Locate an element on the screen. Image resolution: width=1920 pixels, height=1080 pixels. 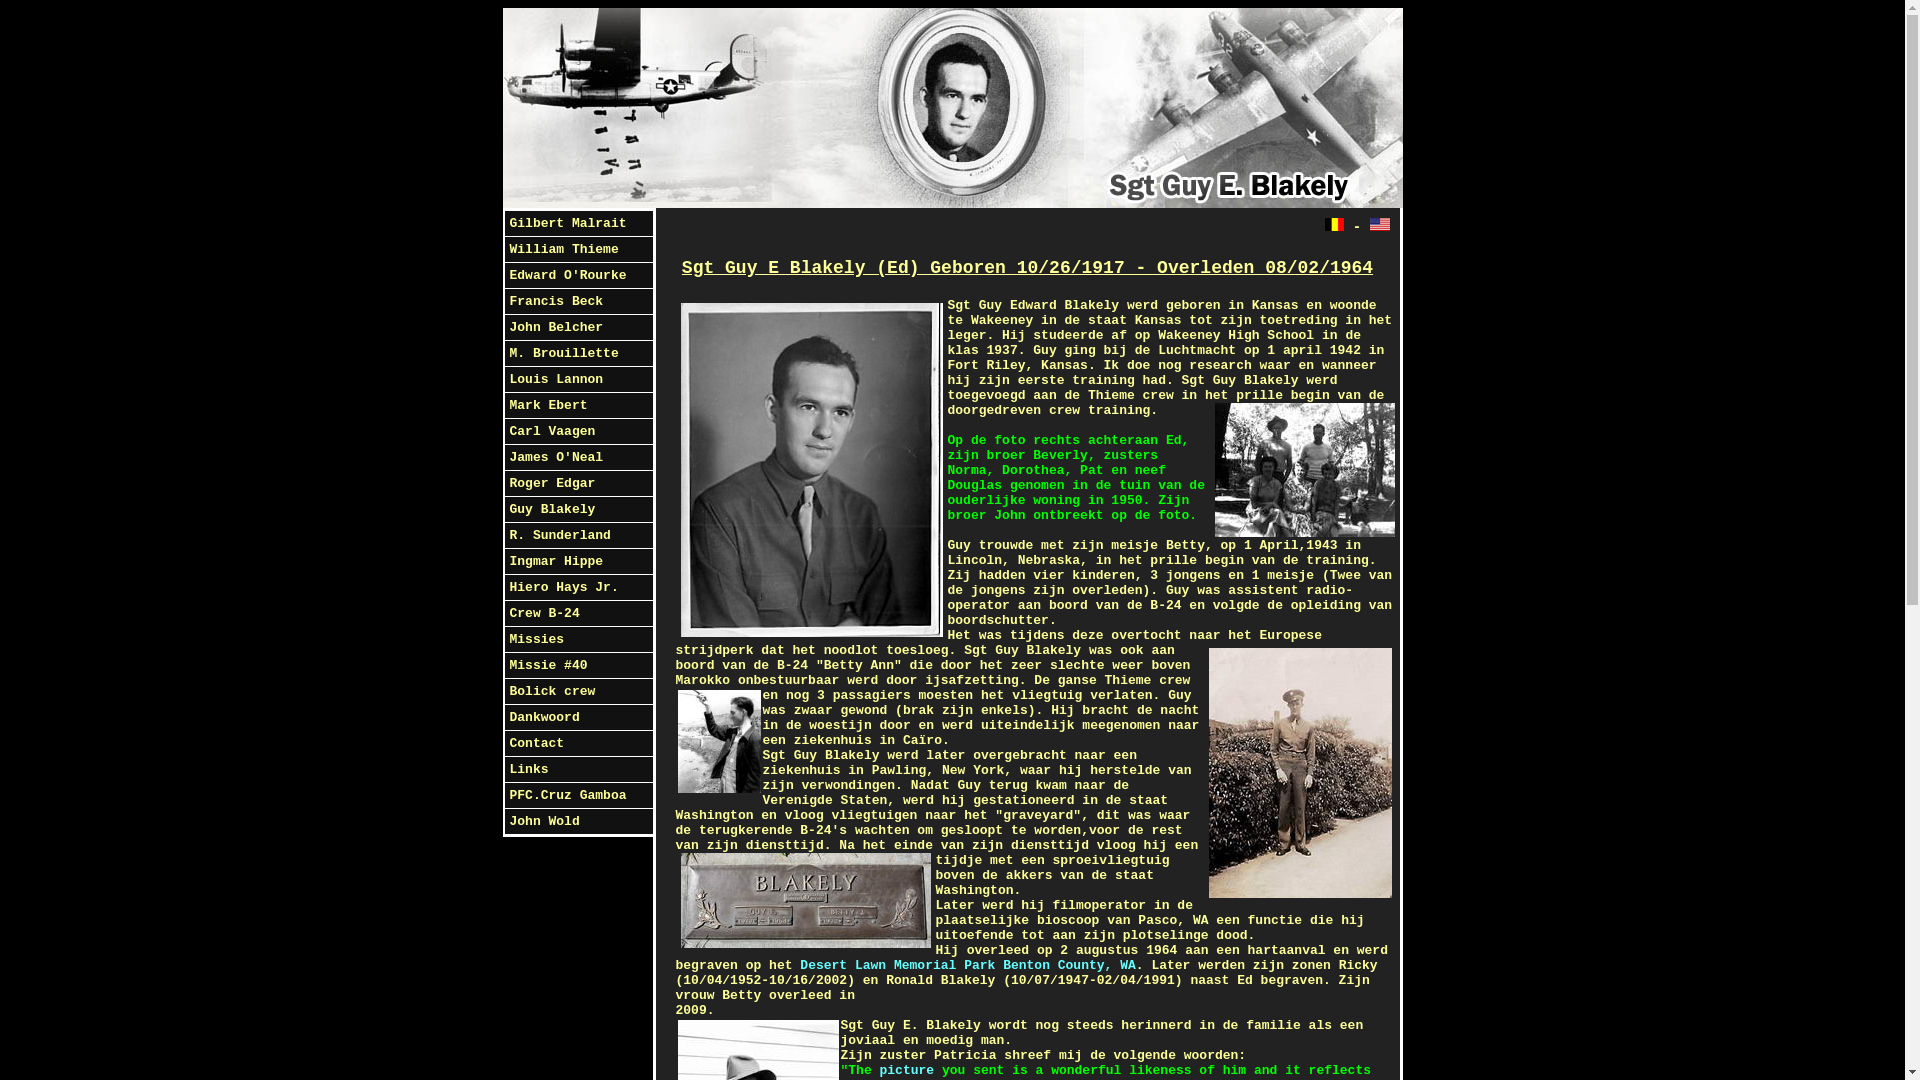
'Missies' is located at coordinates (576, 640).